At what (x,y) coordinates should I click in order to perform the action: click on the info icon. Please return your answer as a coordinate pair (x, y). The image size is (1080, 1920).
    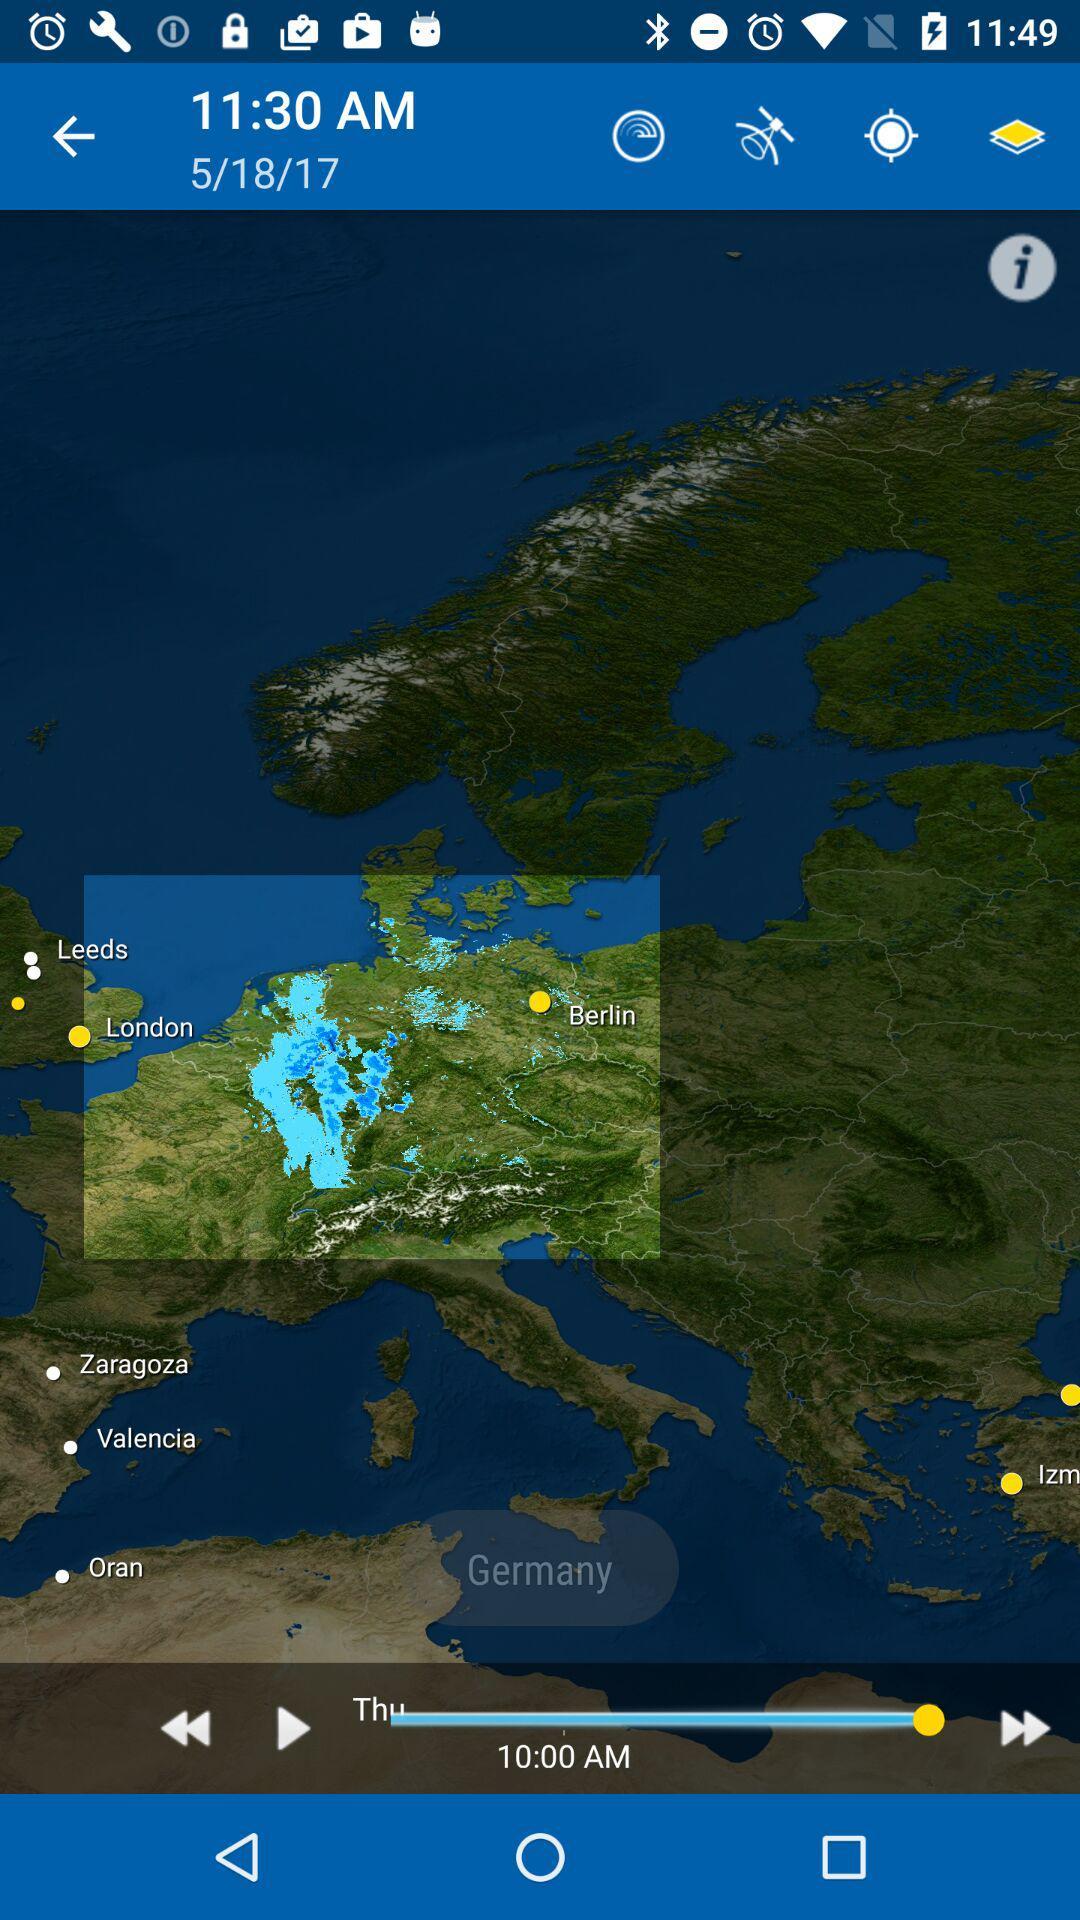
    Looking at the image, I should click on (1032, 256).